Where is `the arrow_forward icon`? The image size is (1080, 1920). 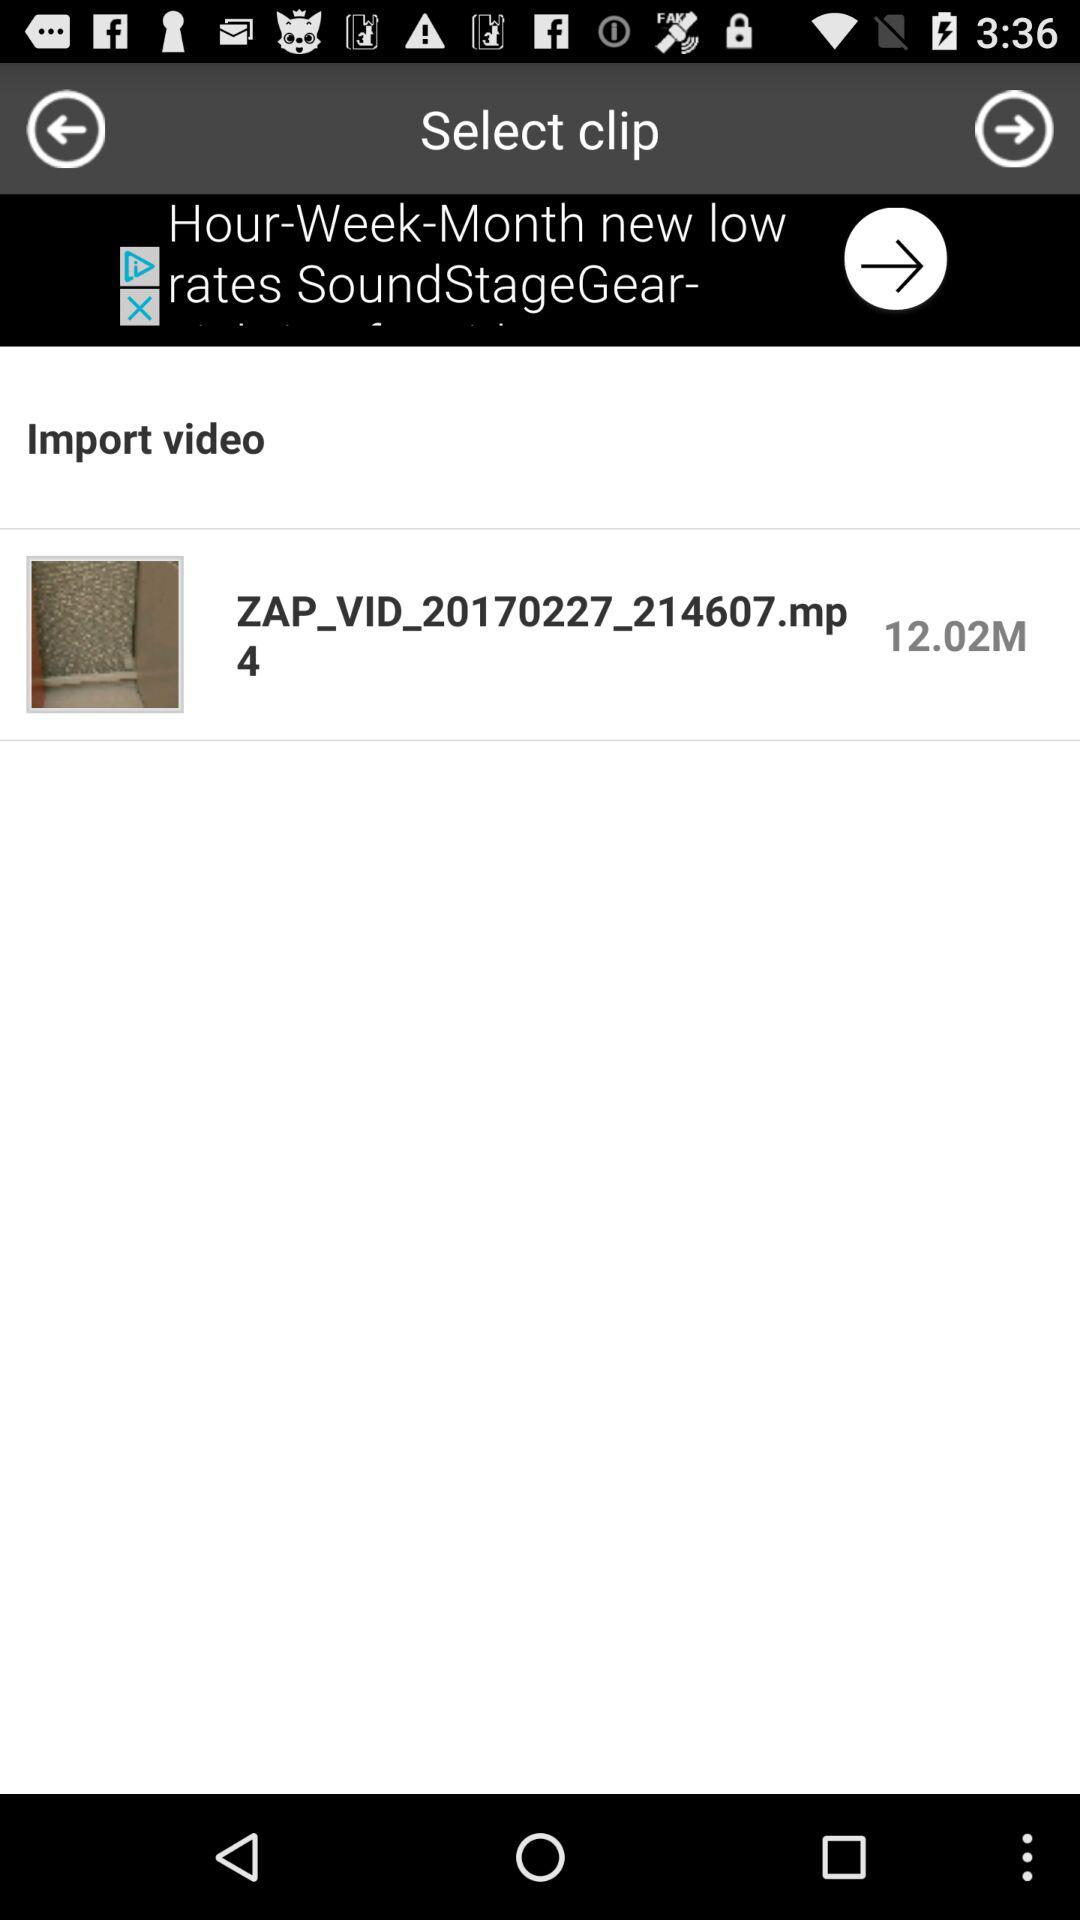
the arrow_forward icon is located at coordinates (1014, 136).